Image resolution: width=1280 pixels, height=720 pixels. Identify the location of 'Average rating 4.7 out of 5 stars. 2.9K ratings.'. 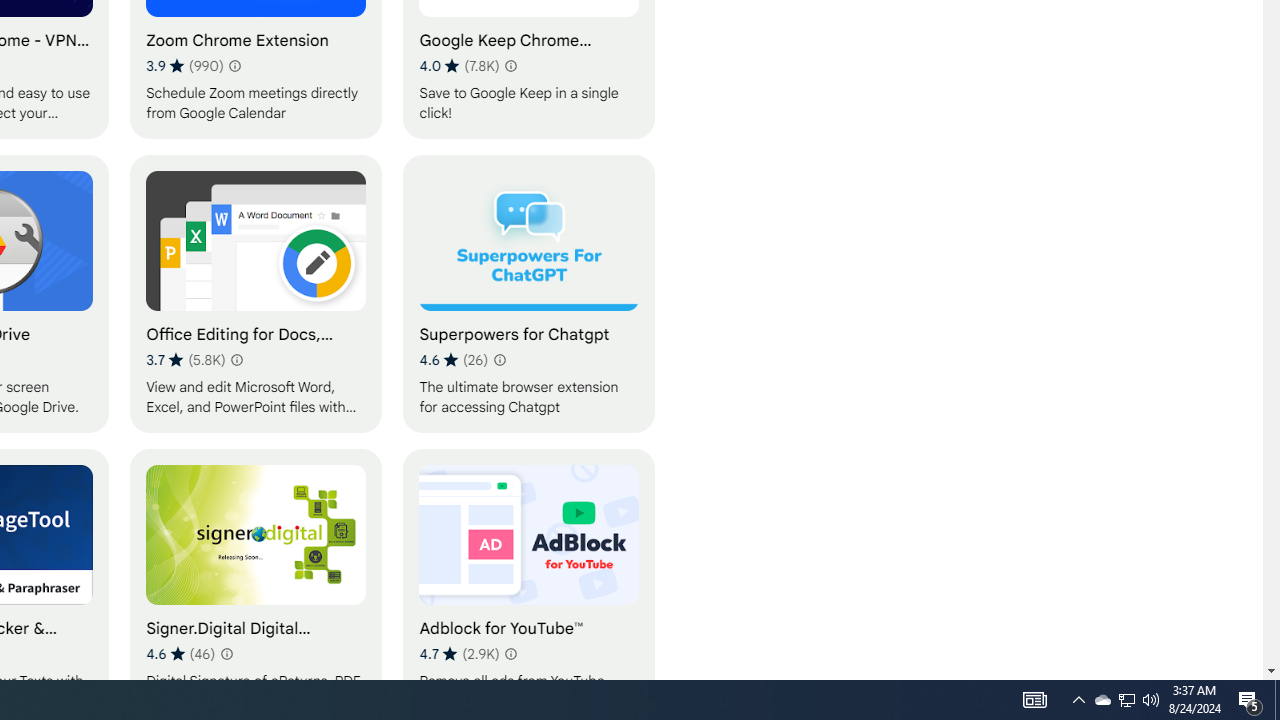
(458, 653).